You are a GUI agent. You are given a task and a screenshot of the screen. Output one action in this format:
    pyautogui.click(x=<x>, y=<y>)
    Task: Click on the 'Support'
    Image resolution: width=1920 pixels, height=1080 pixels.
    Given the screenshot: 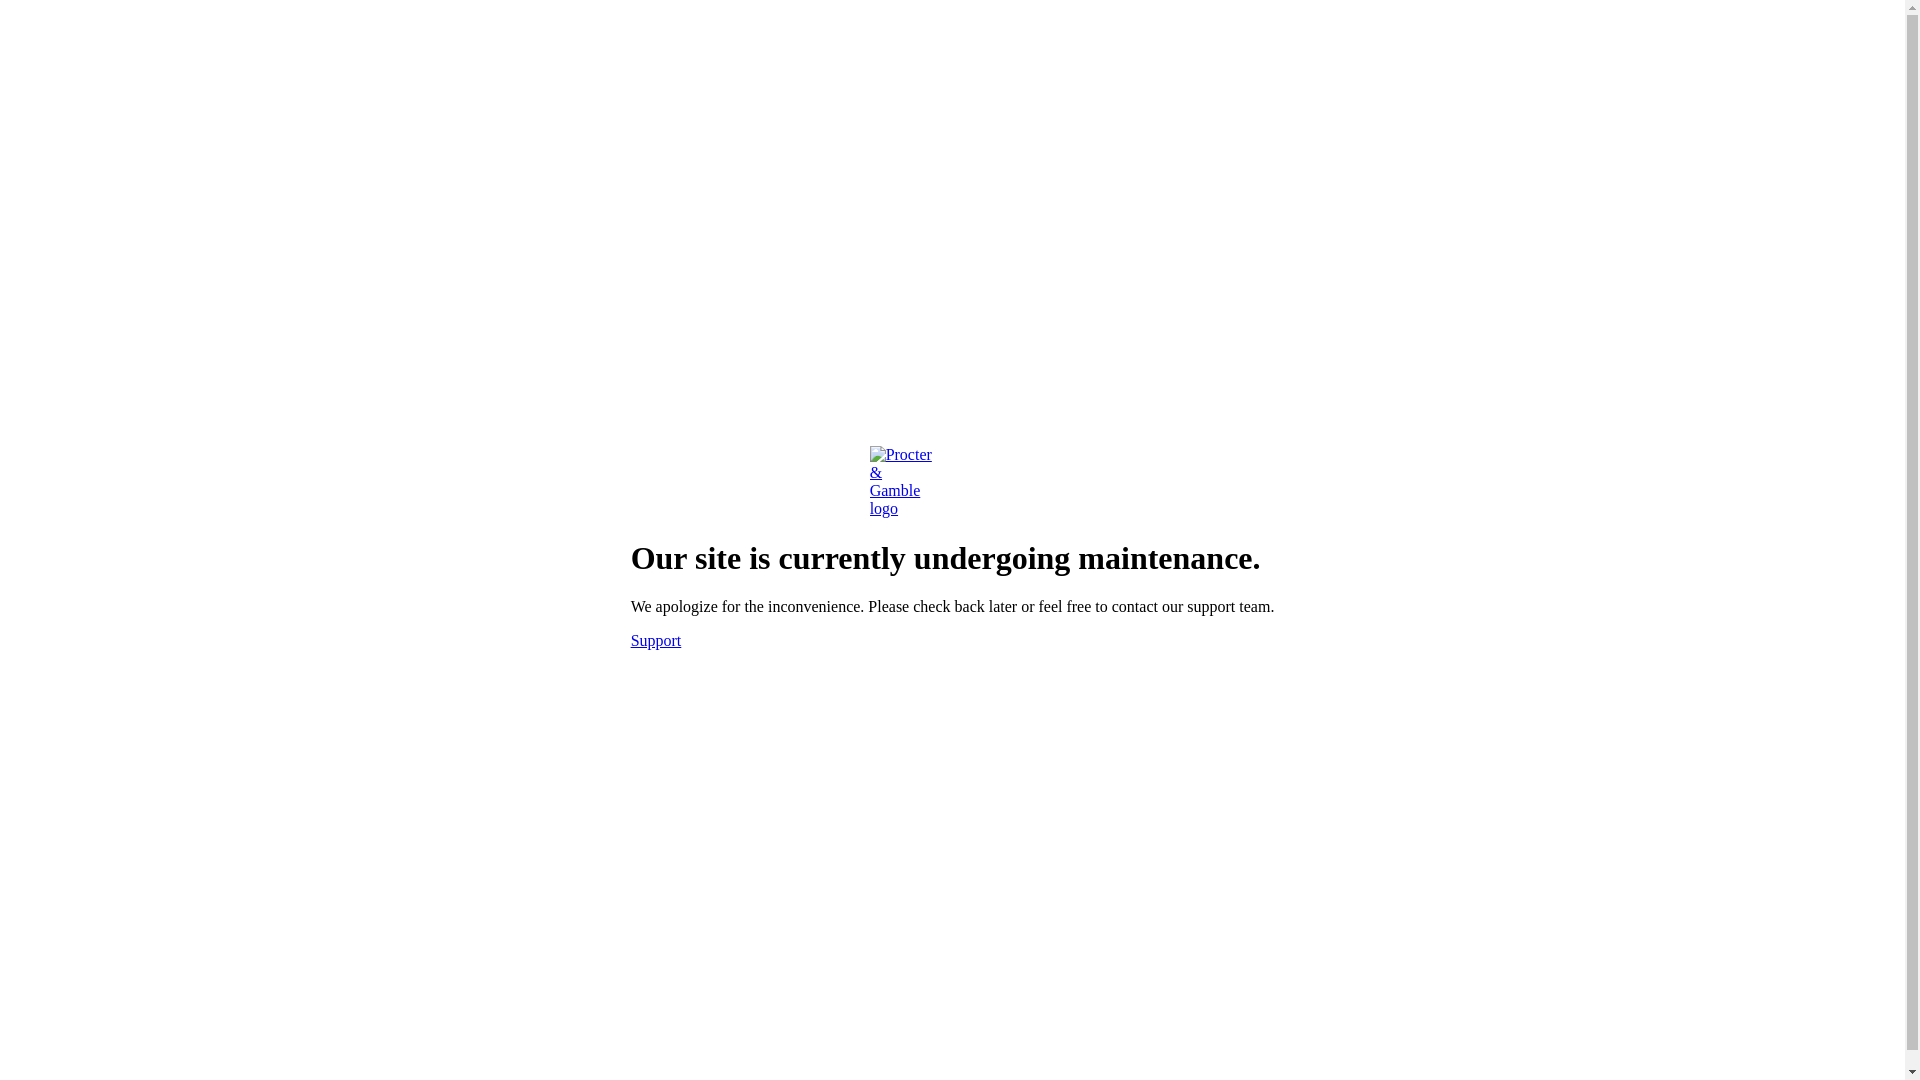 What is the action you would take?
    pyautogui.click(x=656, y=640)
    